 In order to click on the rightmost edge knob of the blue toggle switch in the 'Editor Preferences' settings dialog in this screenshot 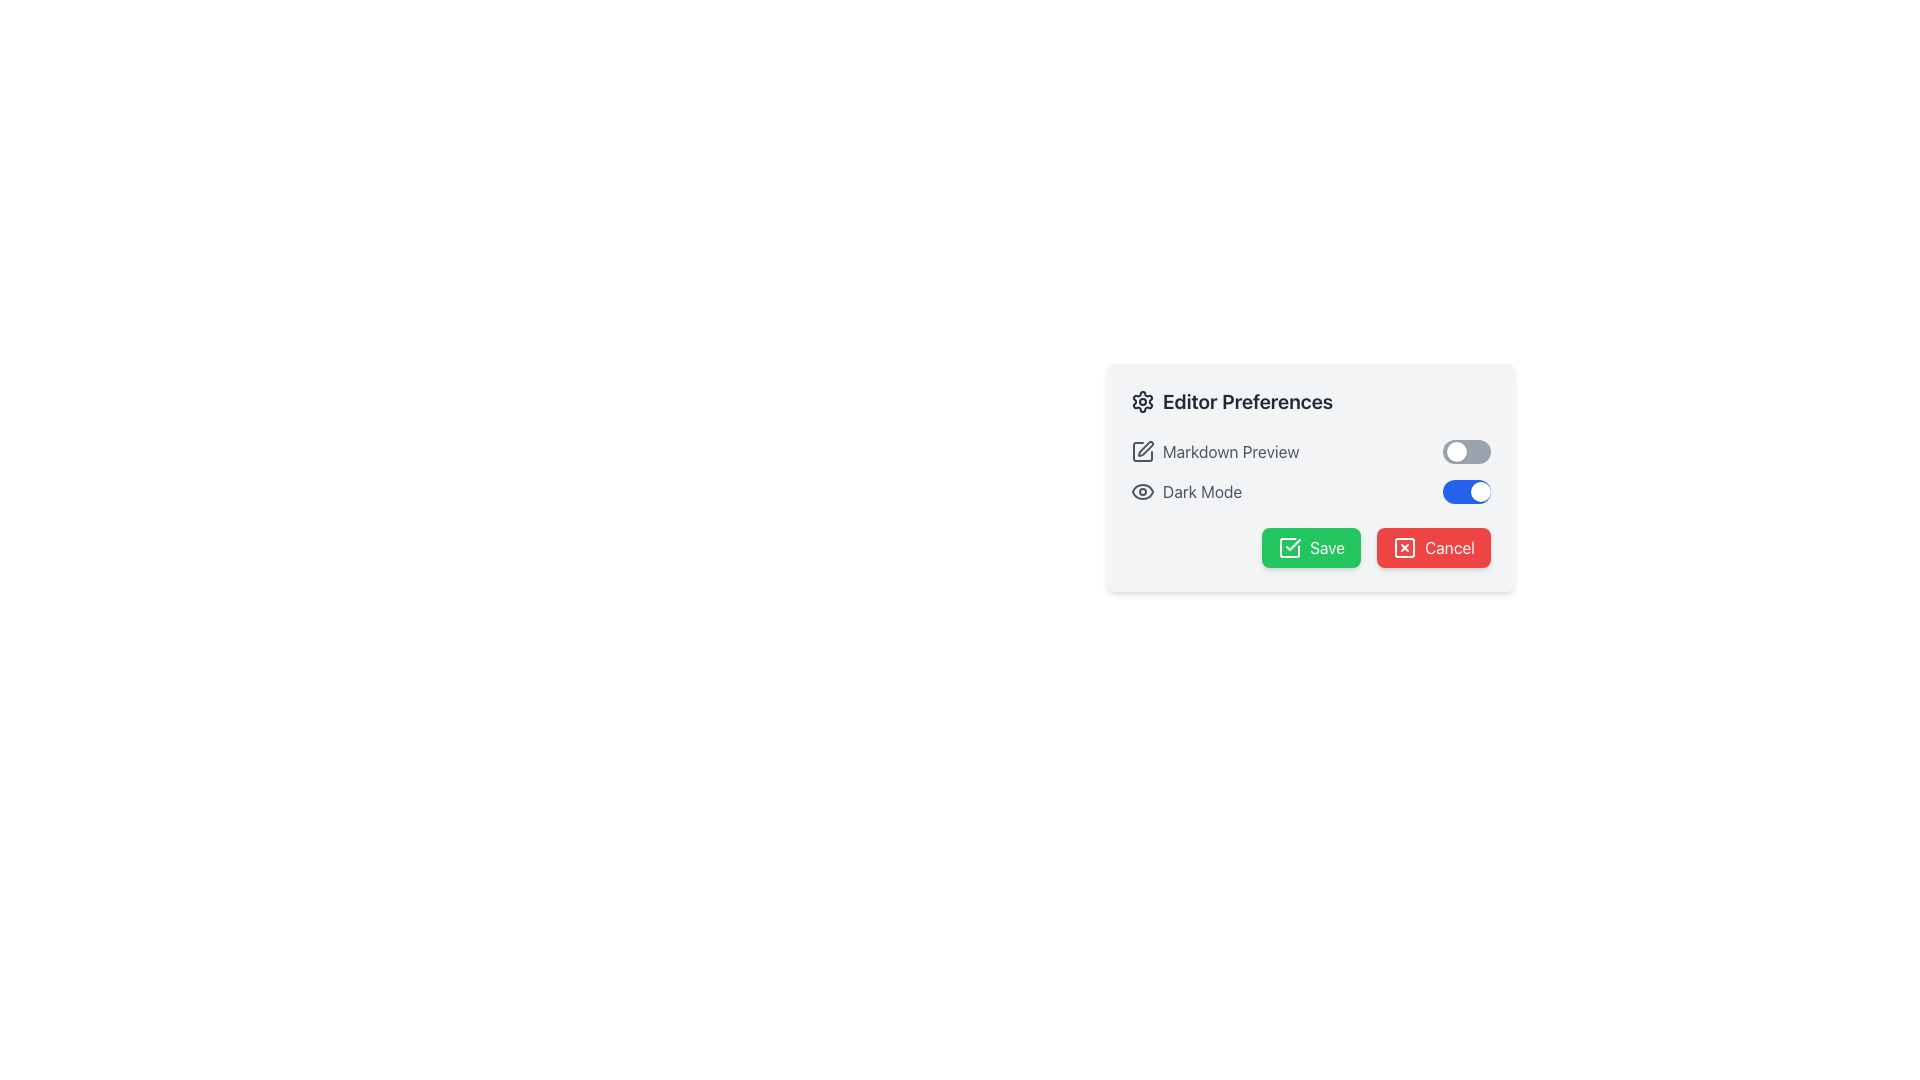, I will do `click(1481, 492)`.